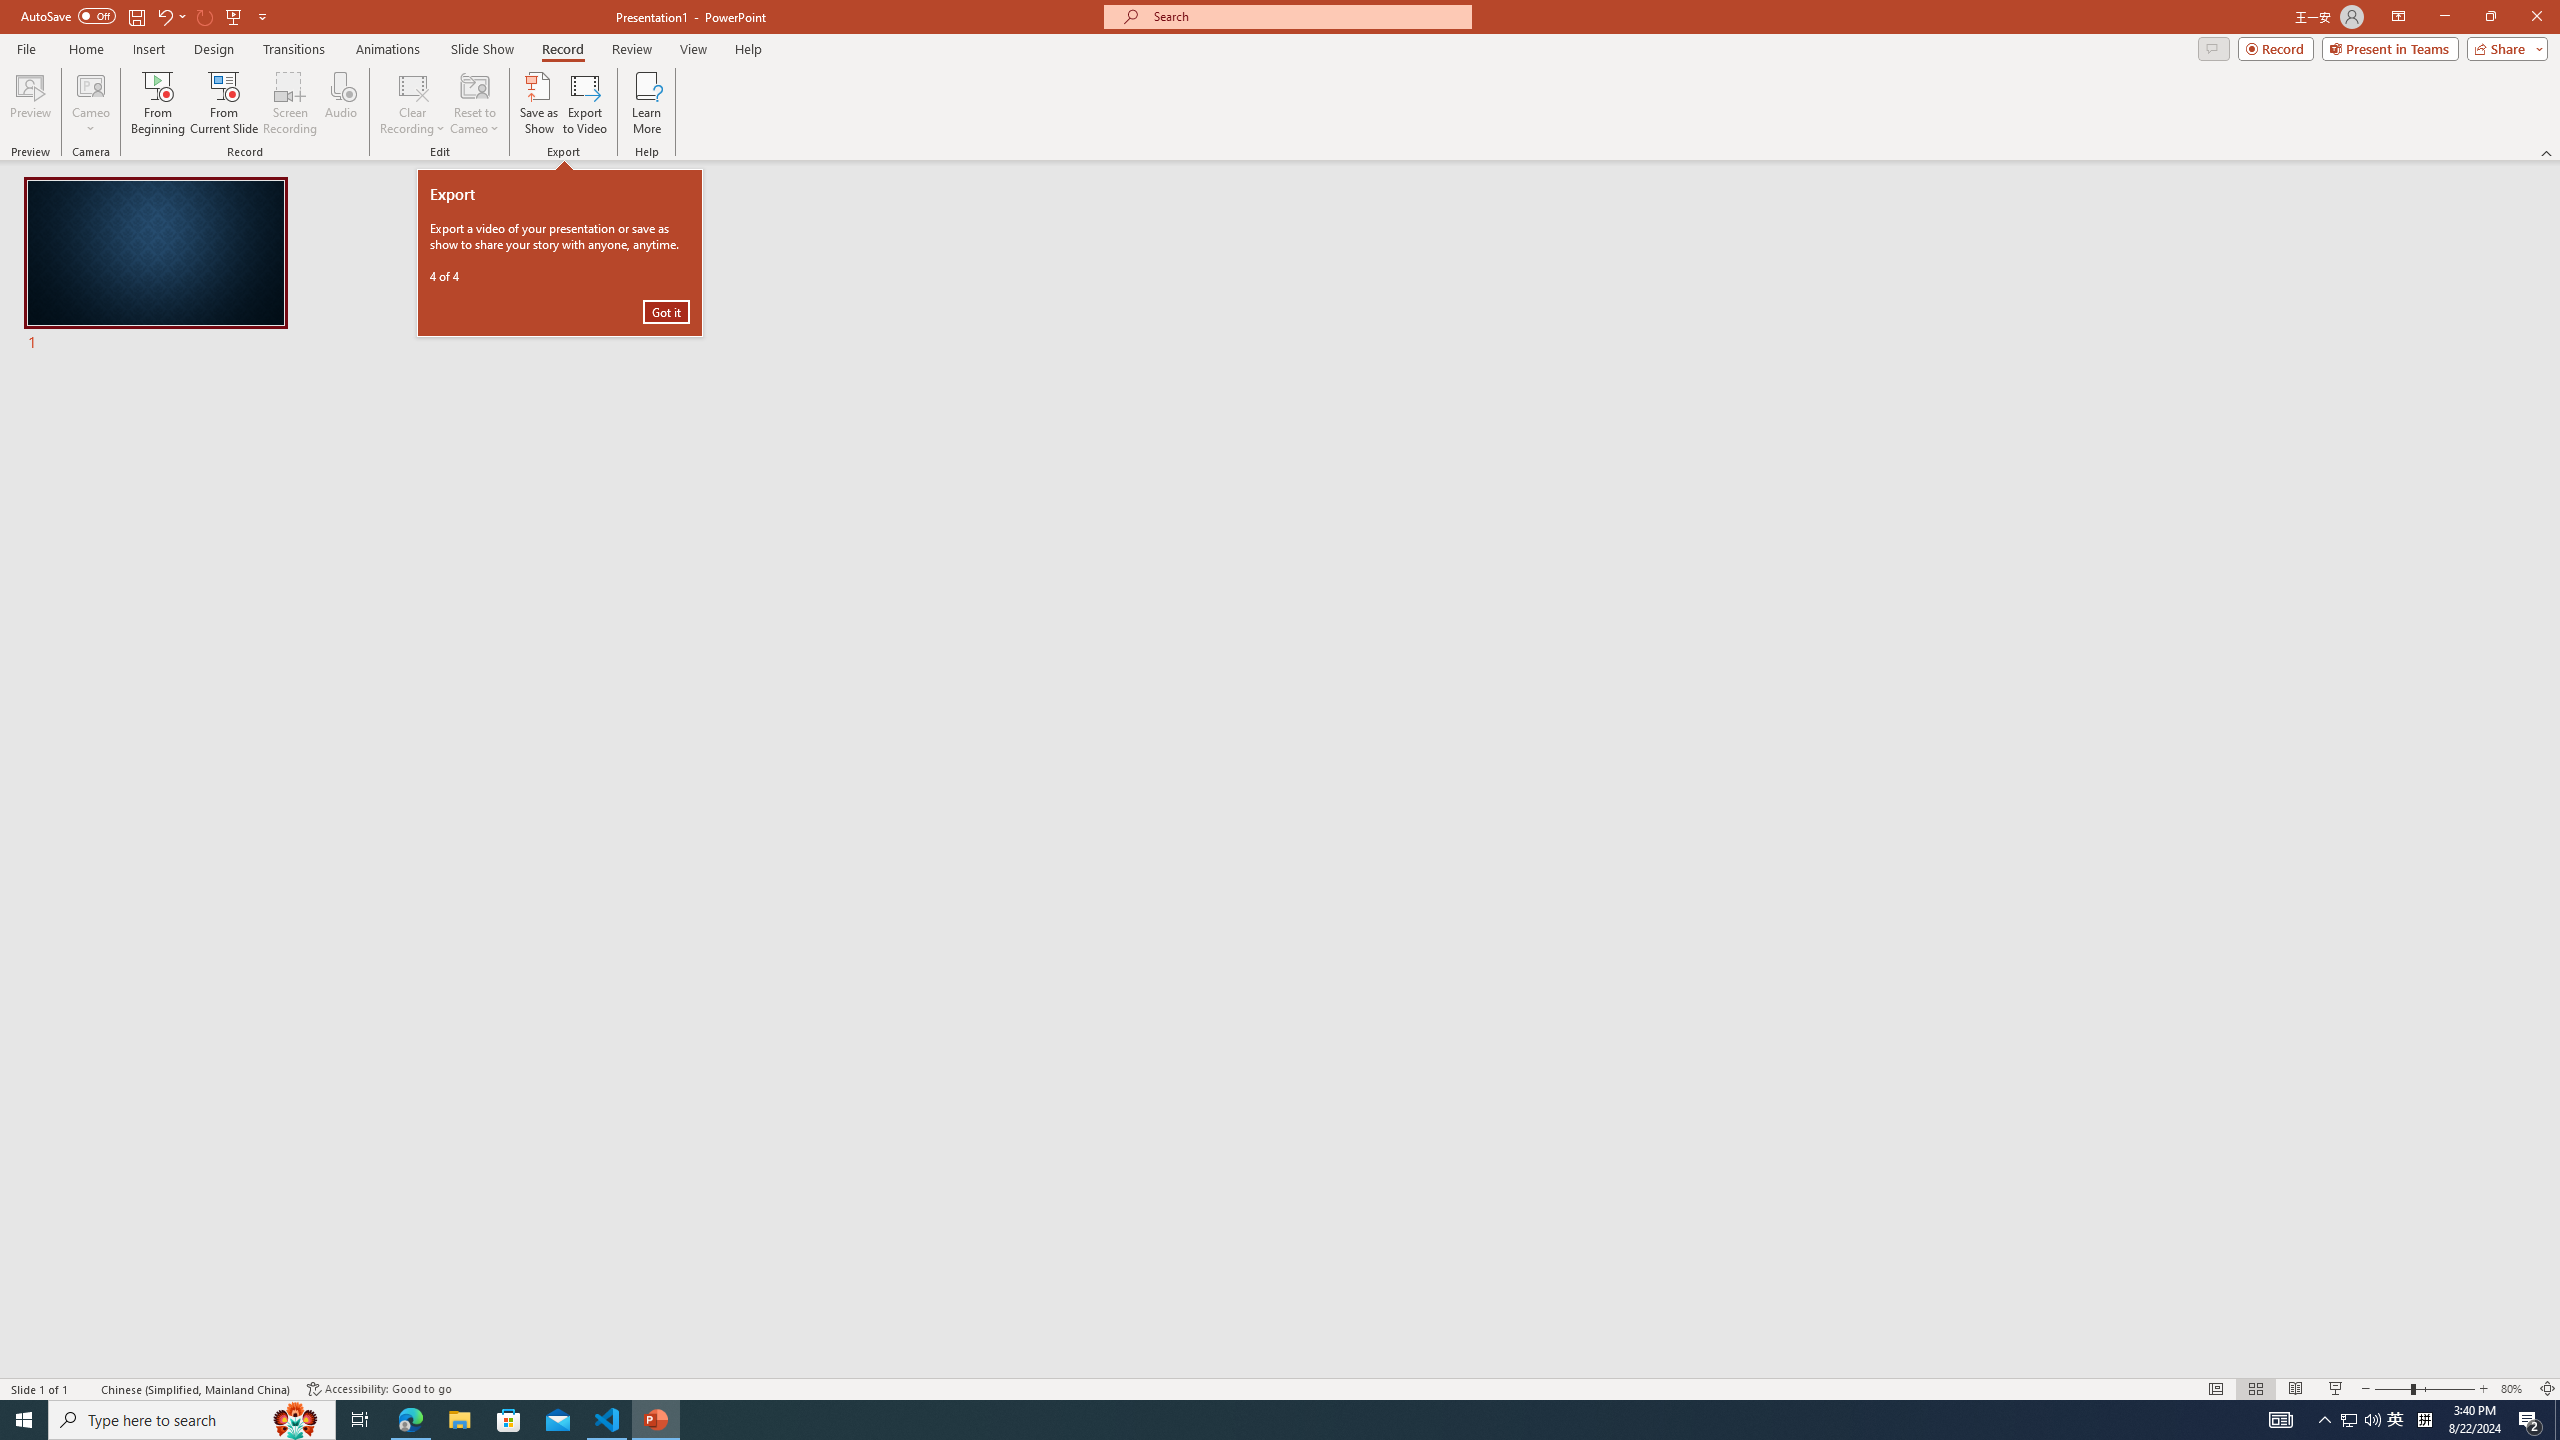 The width and height of the screenshot is (2560, 1440). What do you see at coordinates (2390, 47) in the screenshot?
I see `'Present in Teams'` at bounding box center [2390, 47].